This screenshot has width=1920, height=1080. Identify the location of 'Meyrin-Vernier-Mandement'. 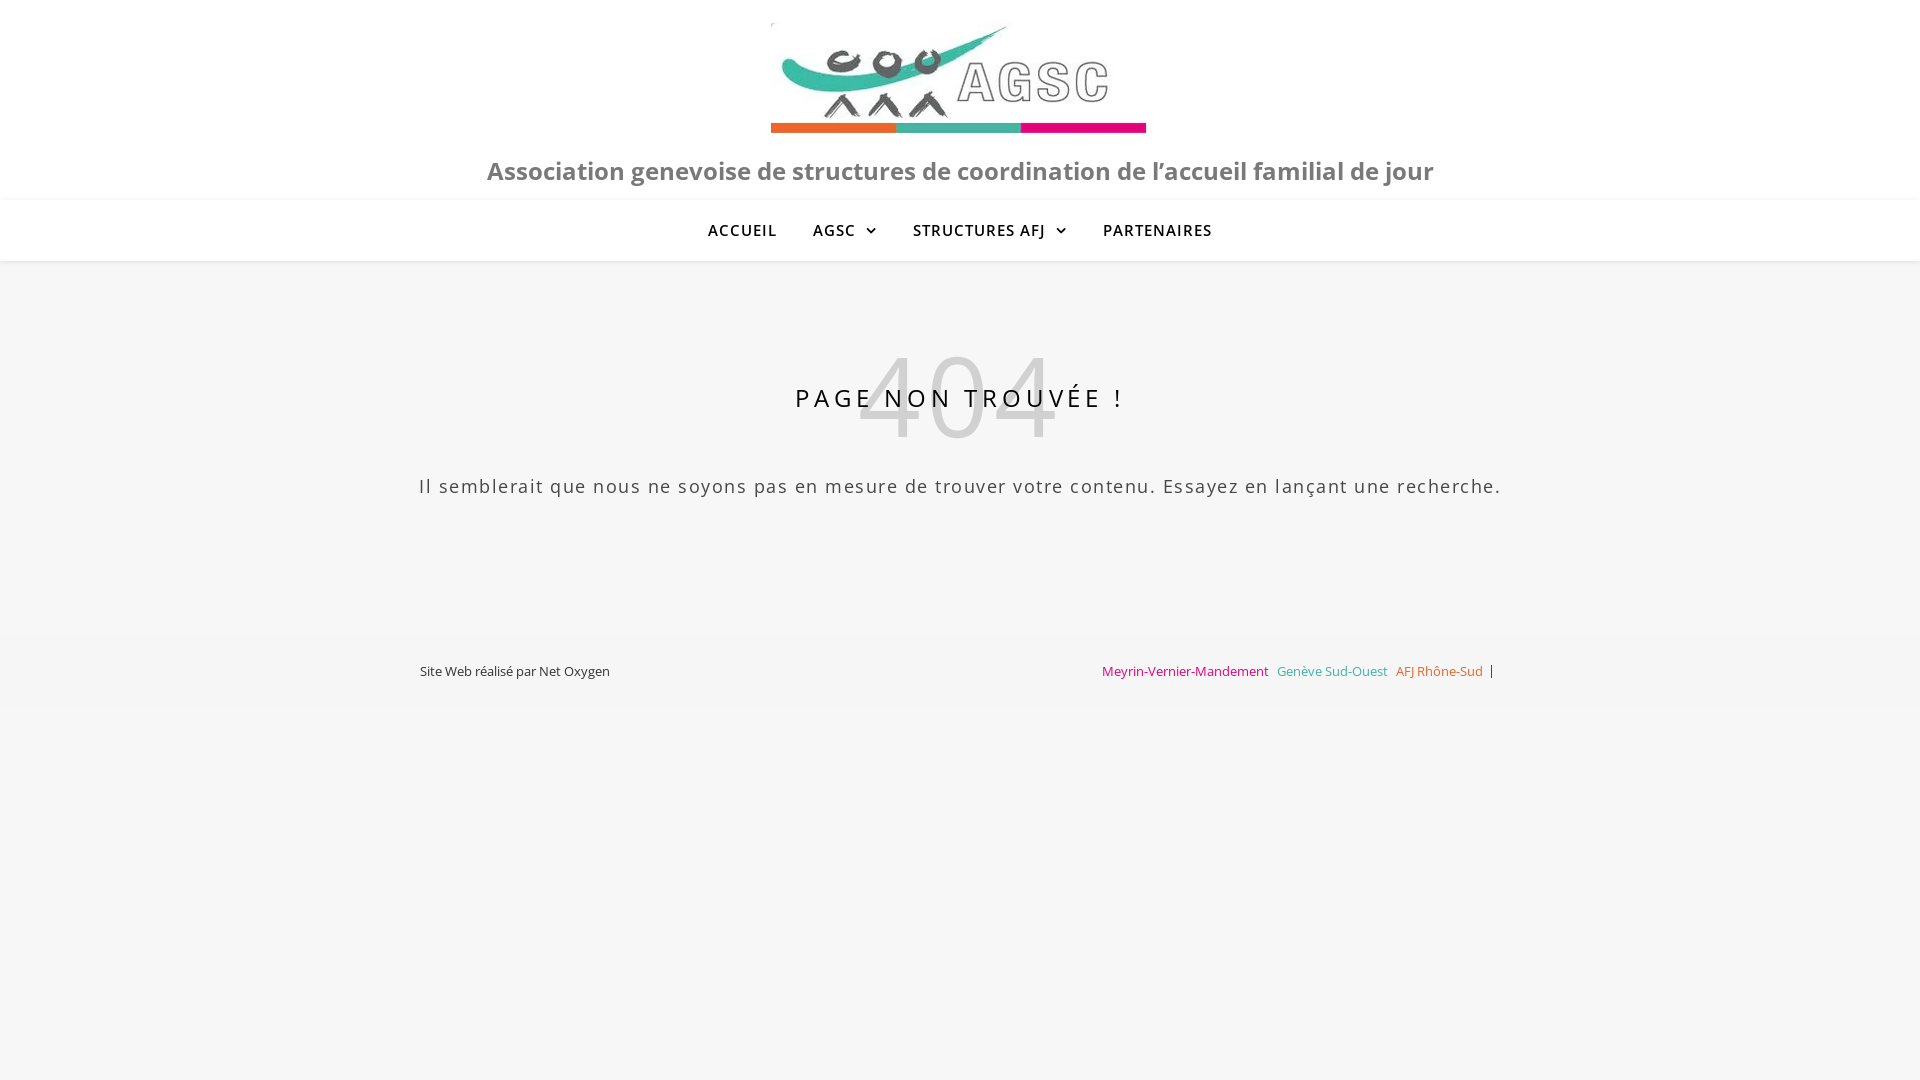
(1101, 671).